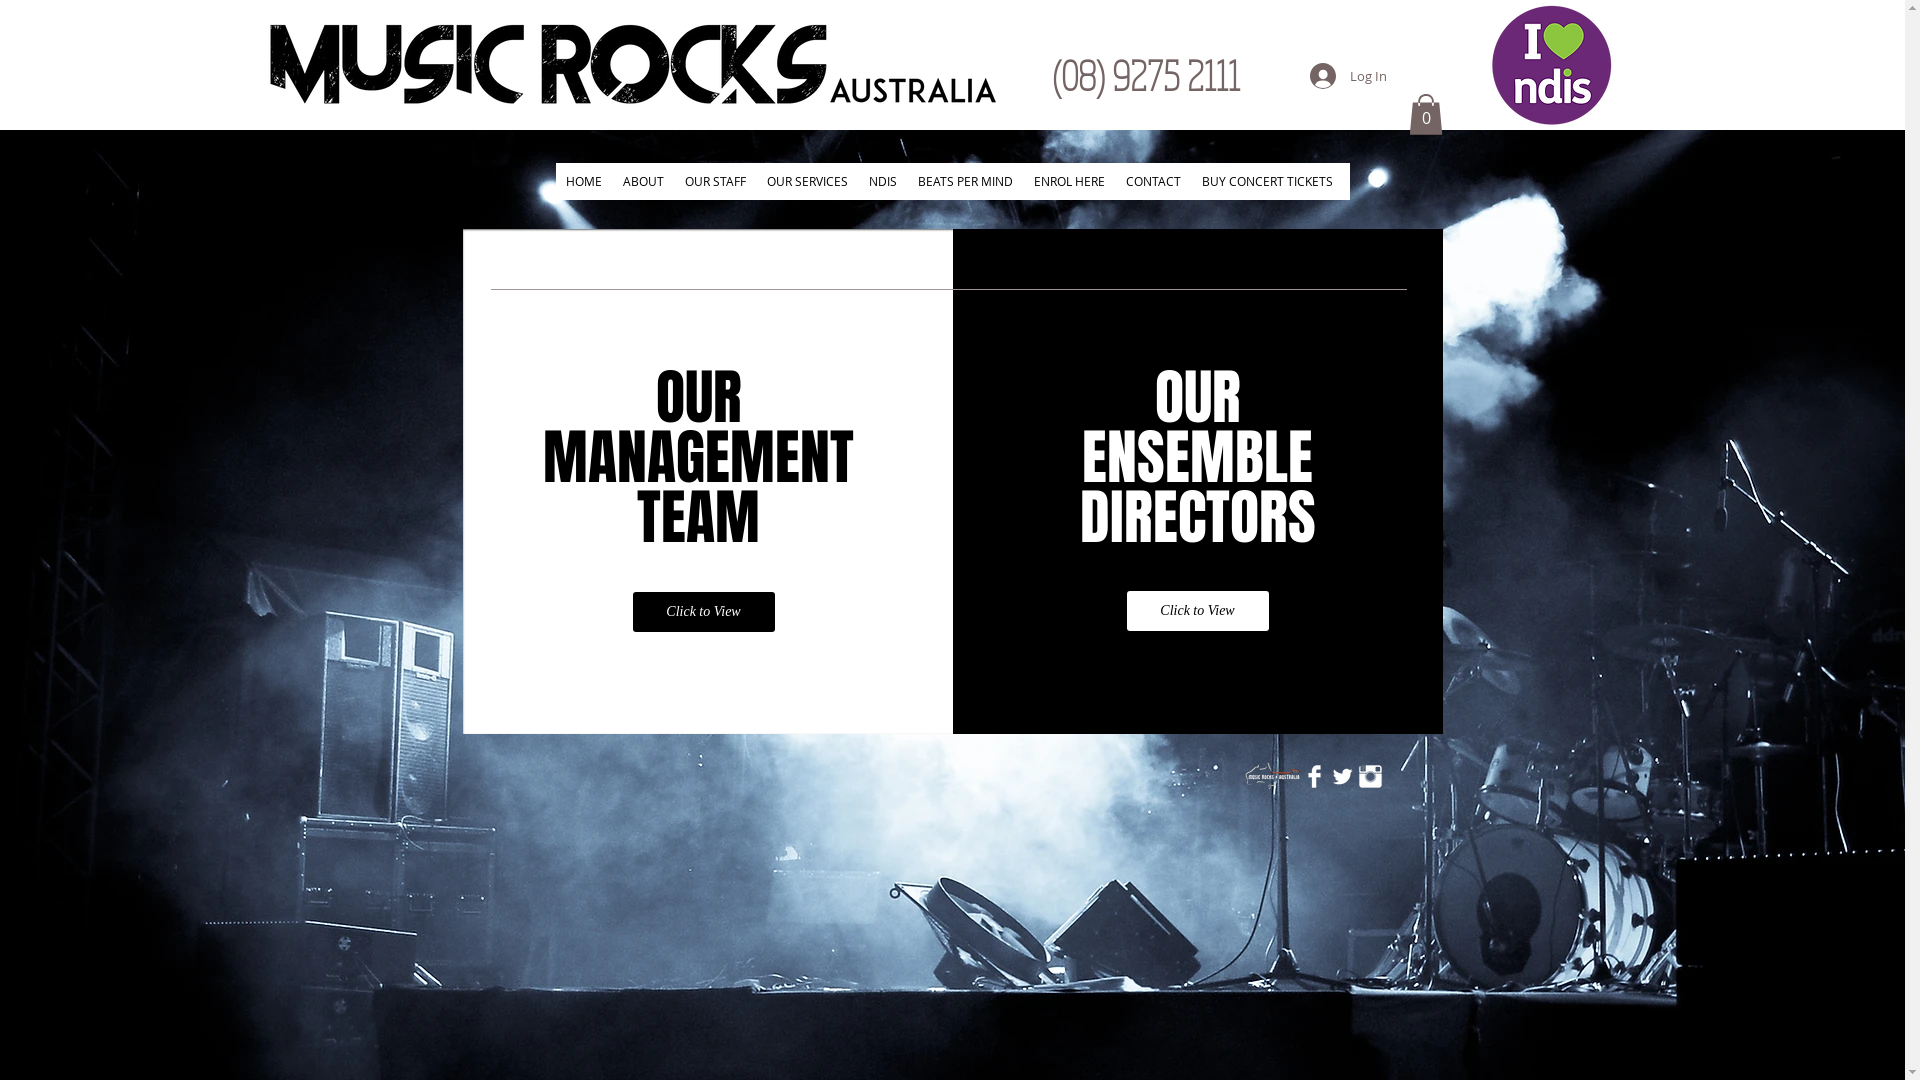 The height and width of the screenshot is (1080, 1920). I want to click on 'Log In', so click(1348, 75).